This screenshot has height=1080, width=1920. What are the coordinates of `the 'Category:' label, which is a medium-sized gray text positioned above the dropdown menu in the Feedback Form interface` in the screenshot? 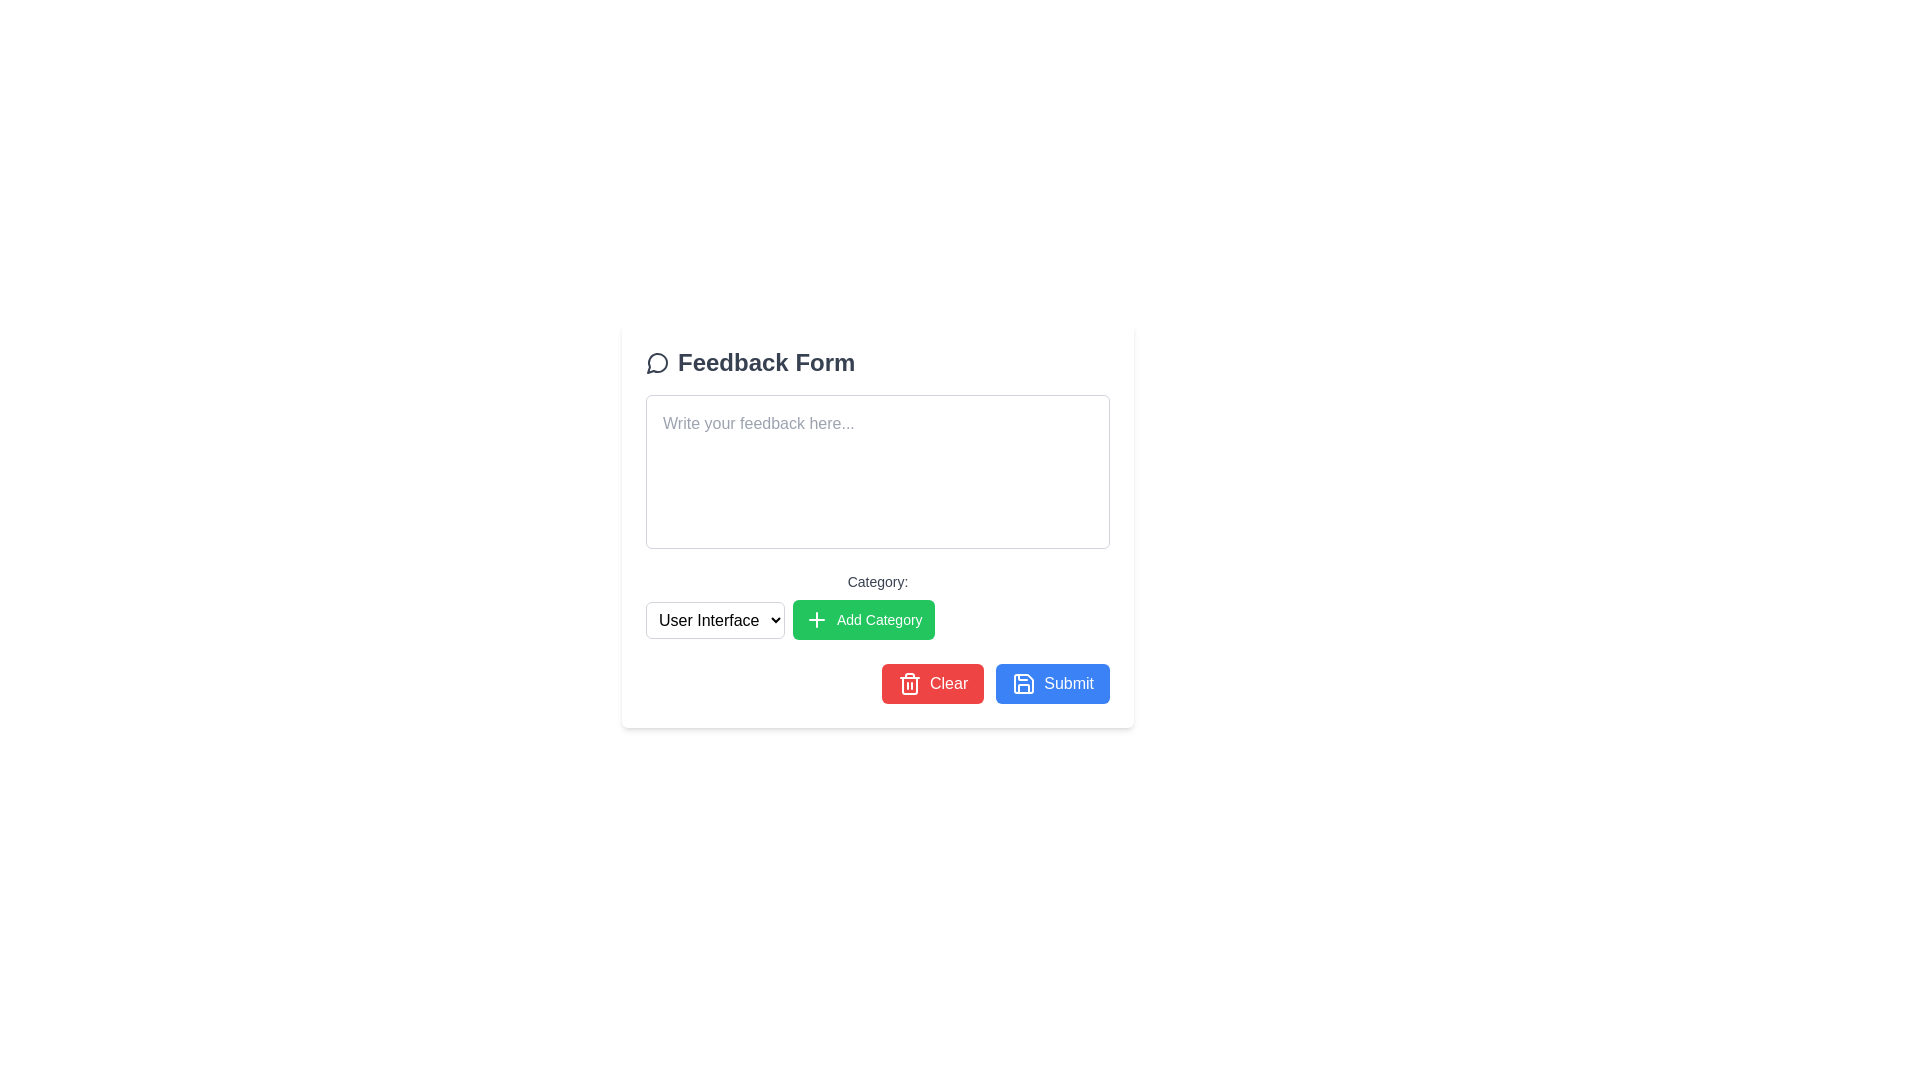 It's located at (878, 582).